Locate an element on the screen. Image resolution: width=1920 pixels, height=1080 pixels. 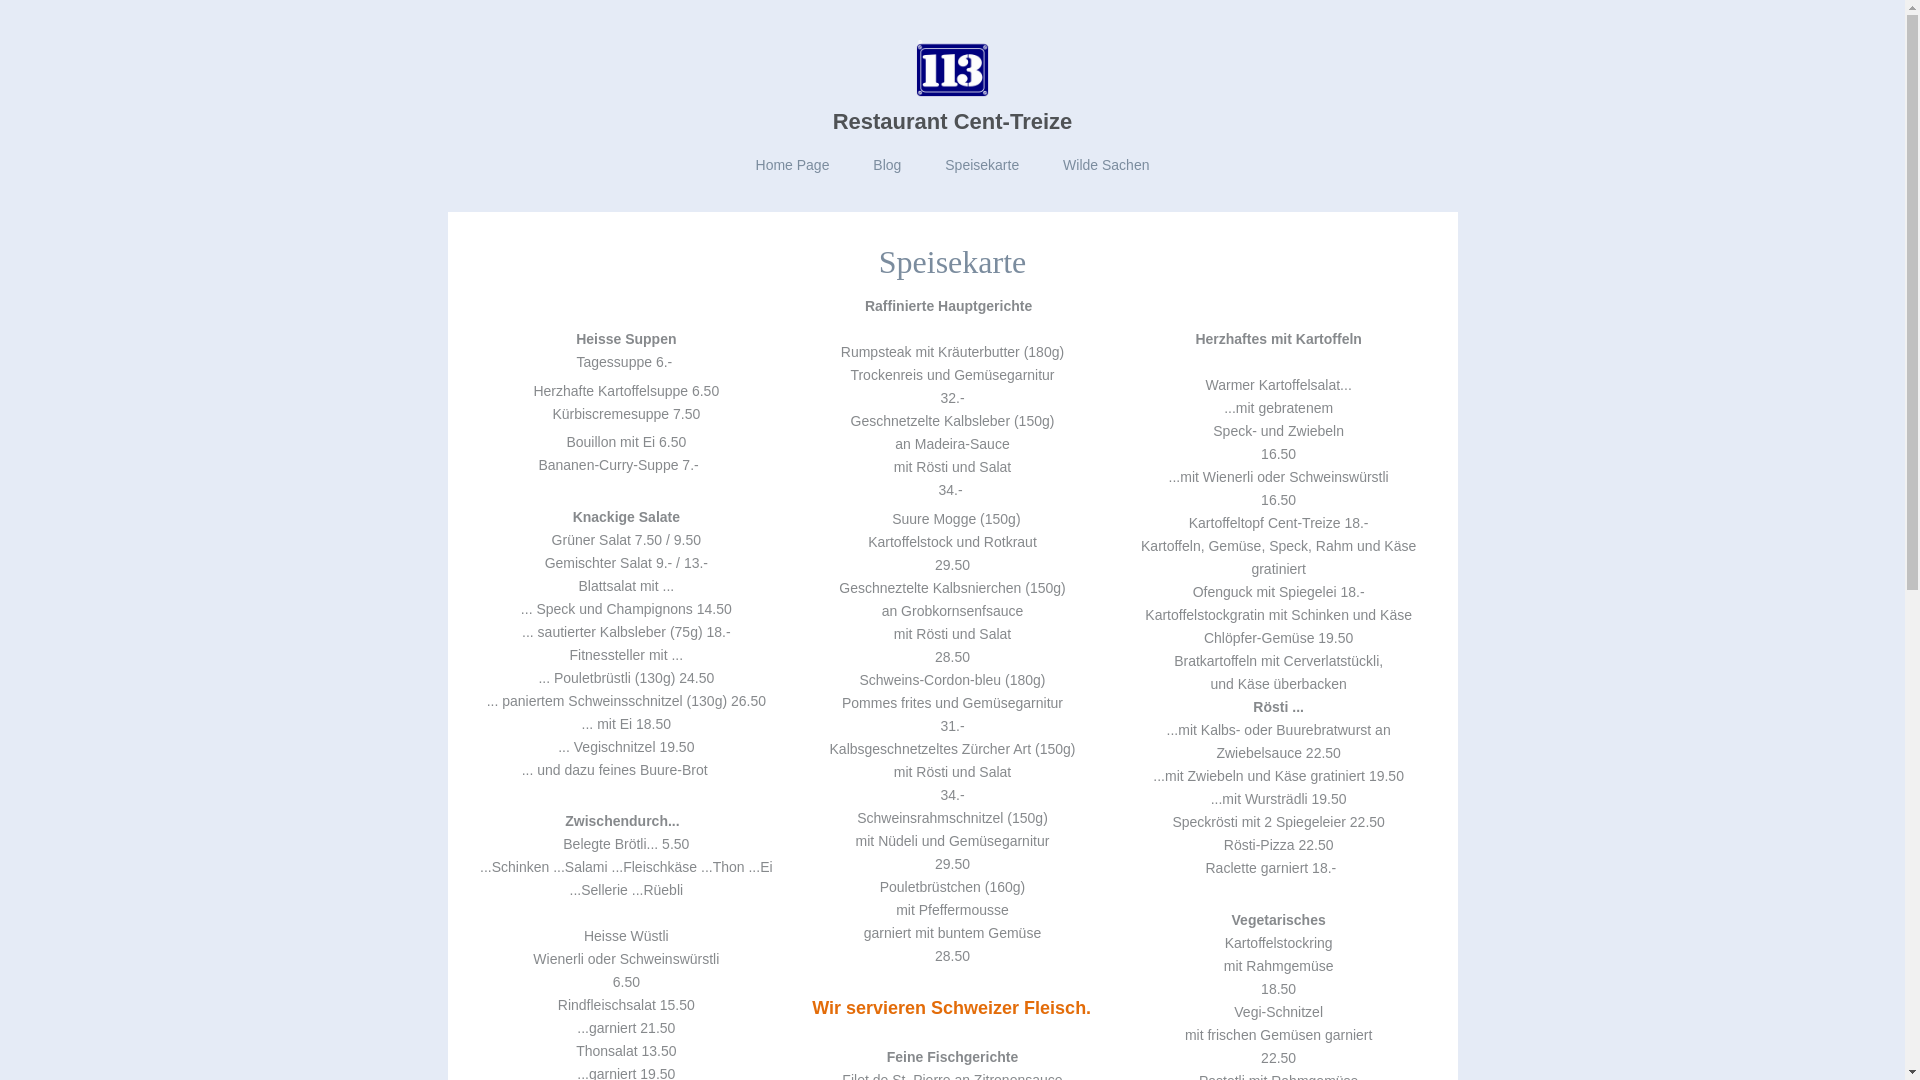
'Restaurant Cent-Treize' is located at coordinates (952, 121).